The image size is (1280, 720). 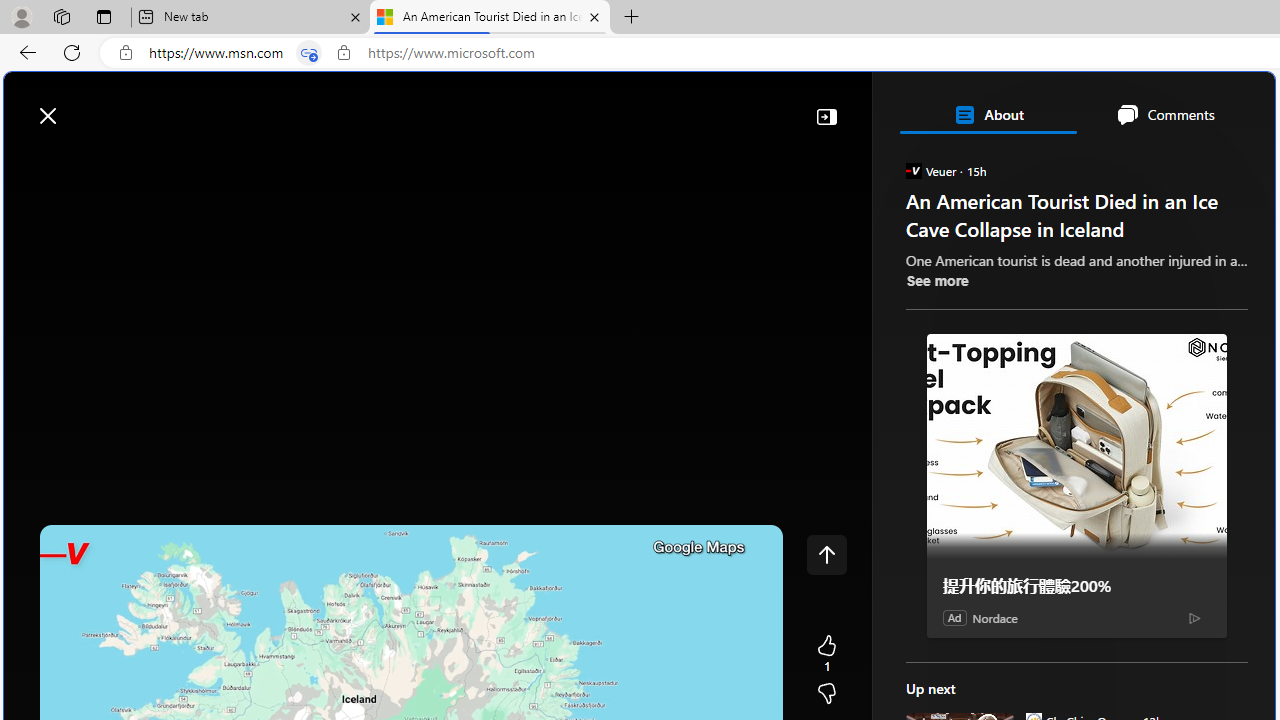 I want to click on 'Skip to footer', so click(x=81, y=105).